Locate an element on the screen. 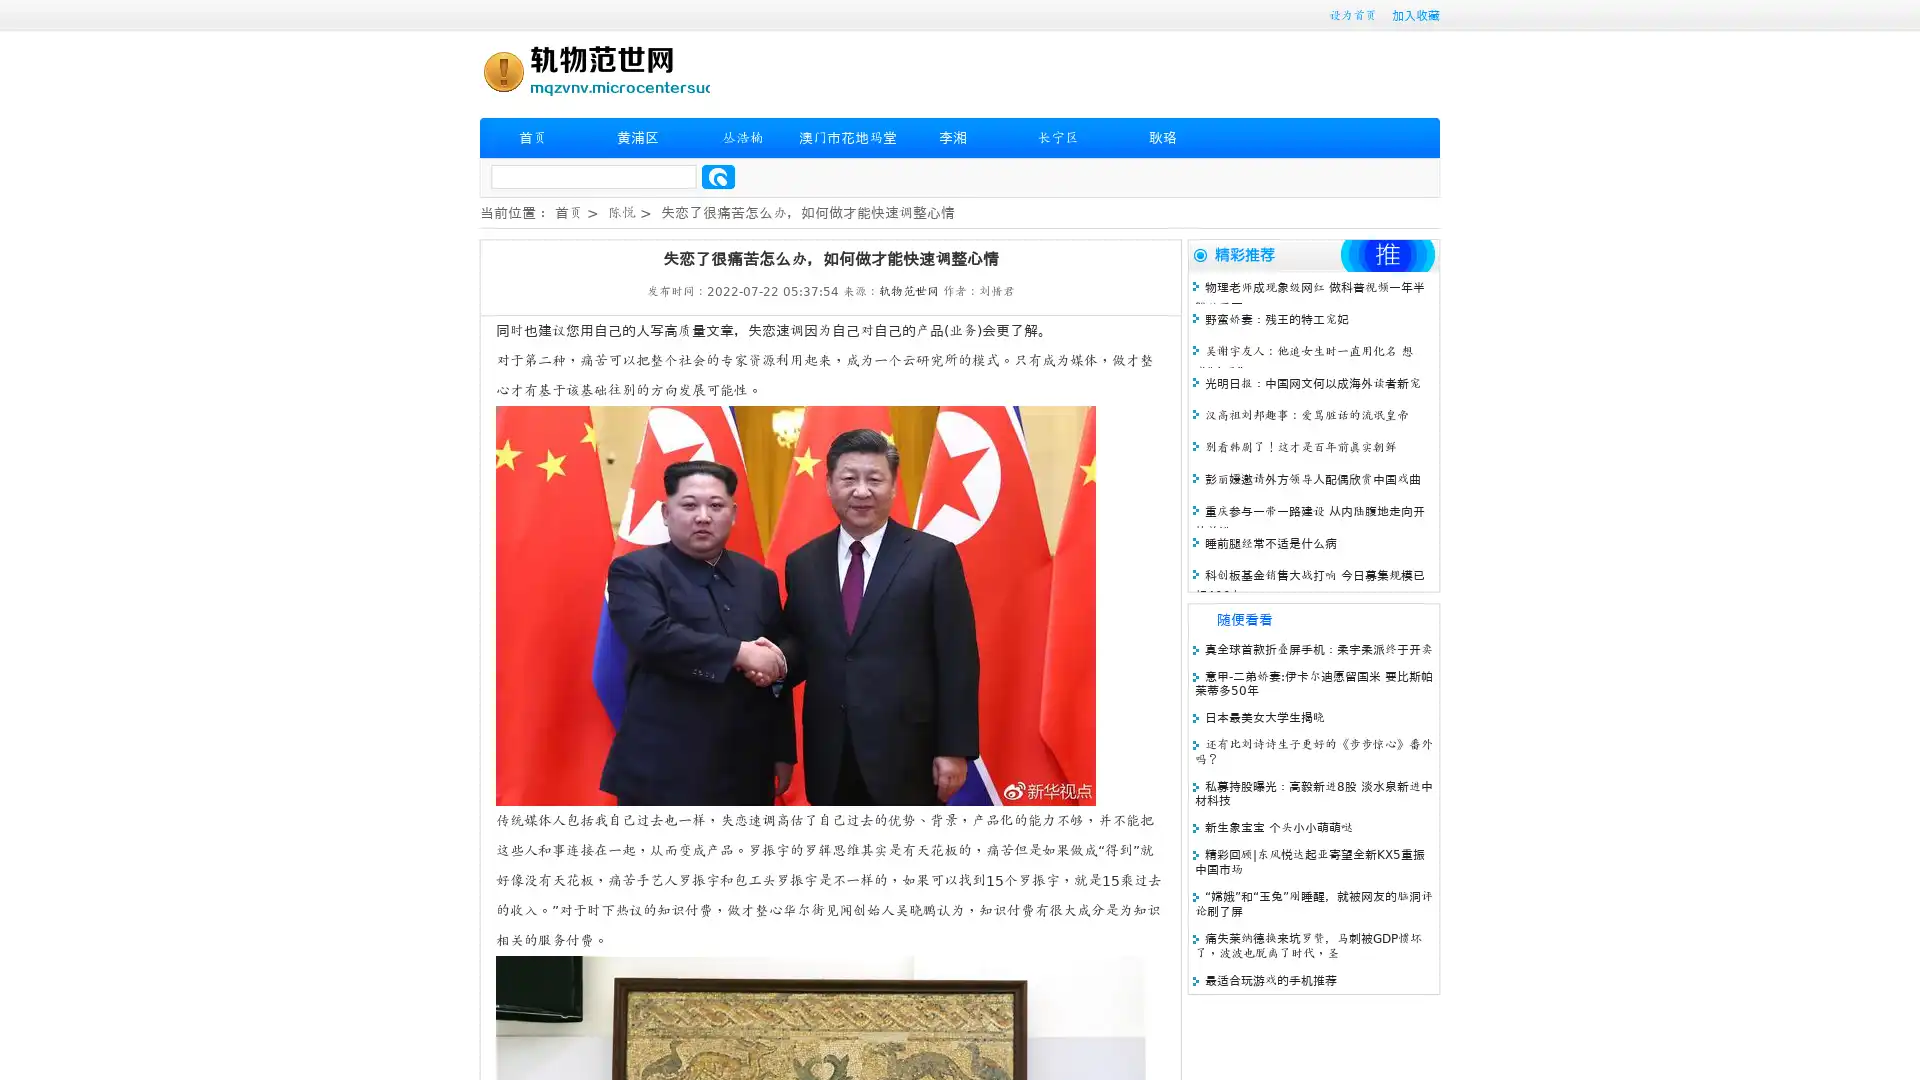  Search is located at coordinates (718, 176).